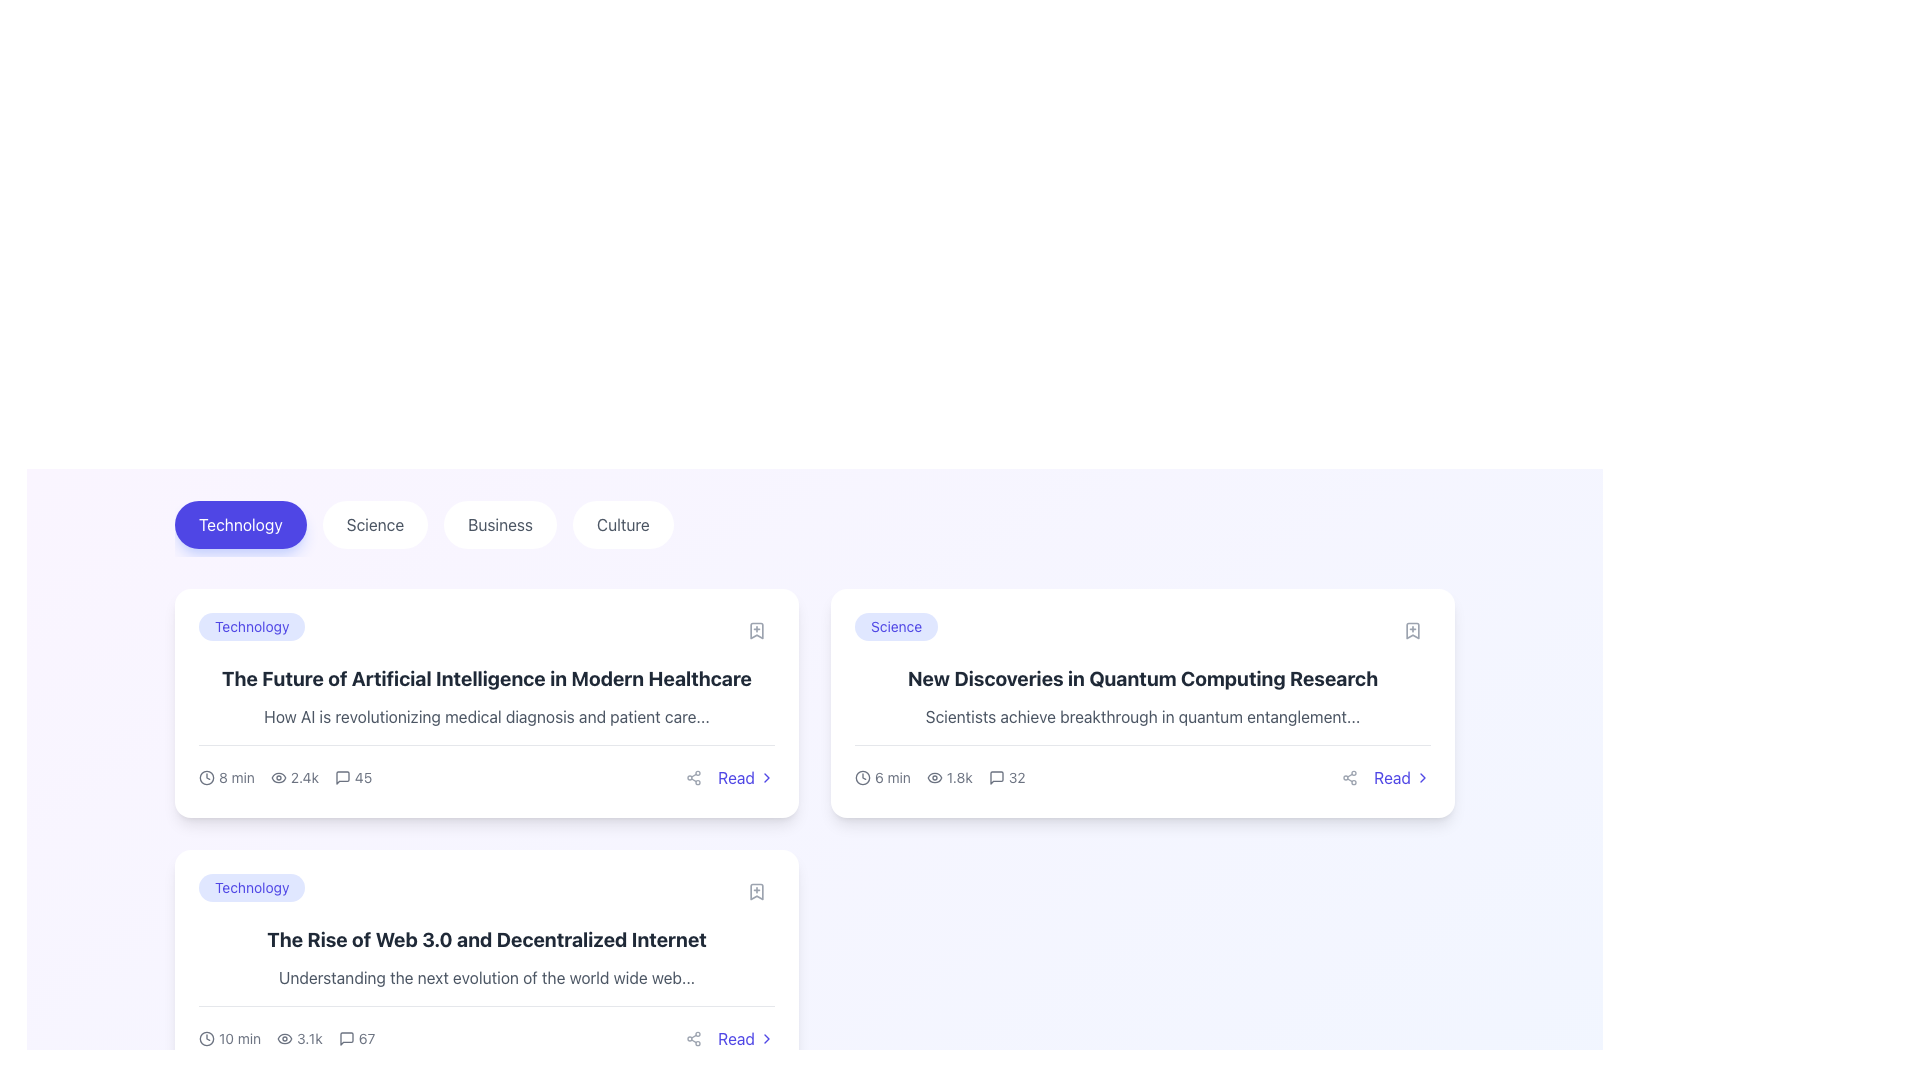  Describe the element at coordinates (694, 1037) in the screenshot. I see `the sharing icon located in the lower-right corner of the card titled 'The Rise of Web 3.0 and Decentralized Internet'` at that location.